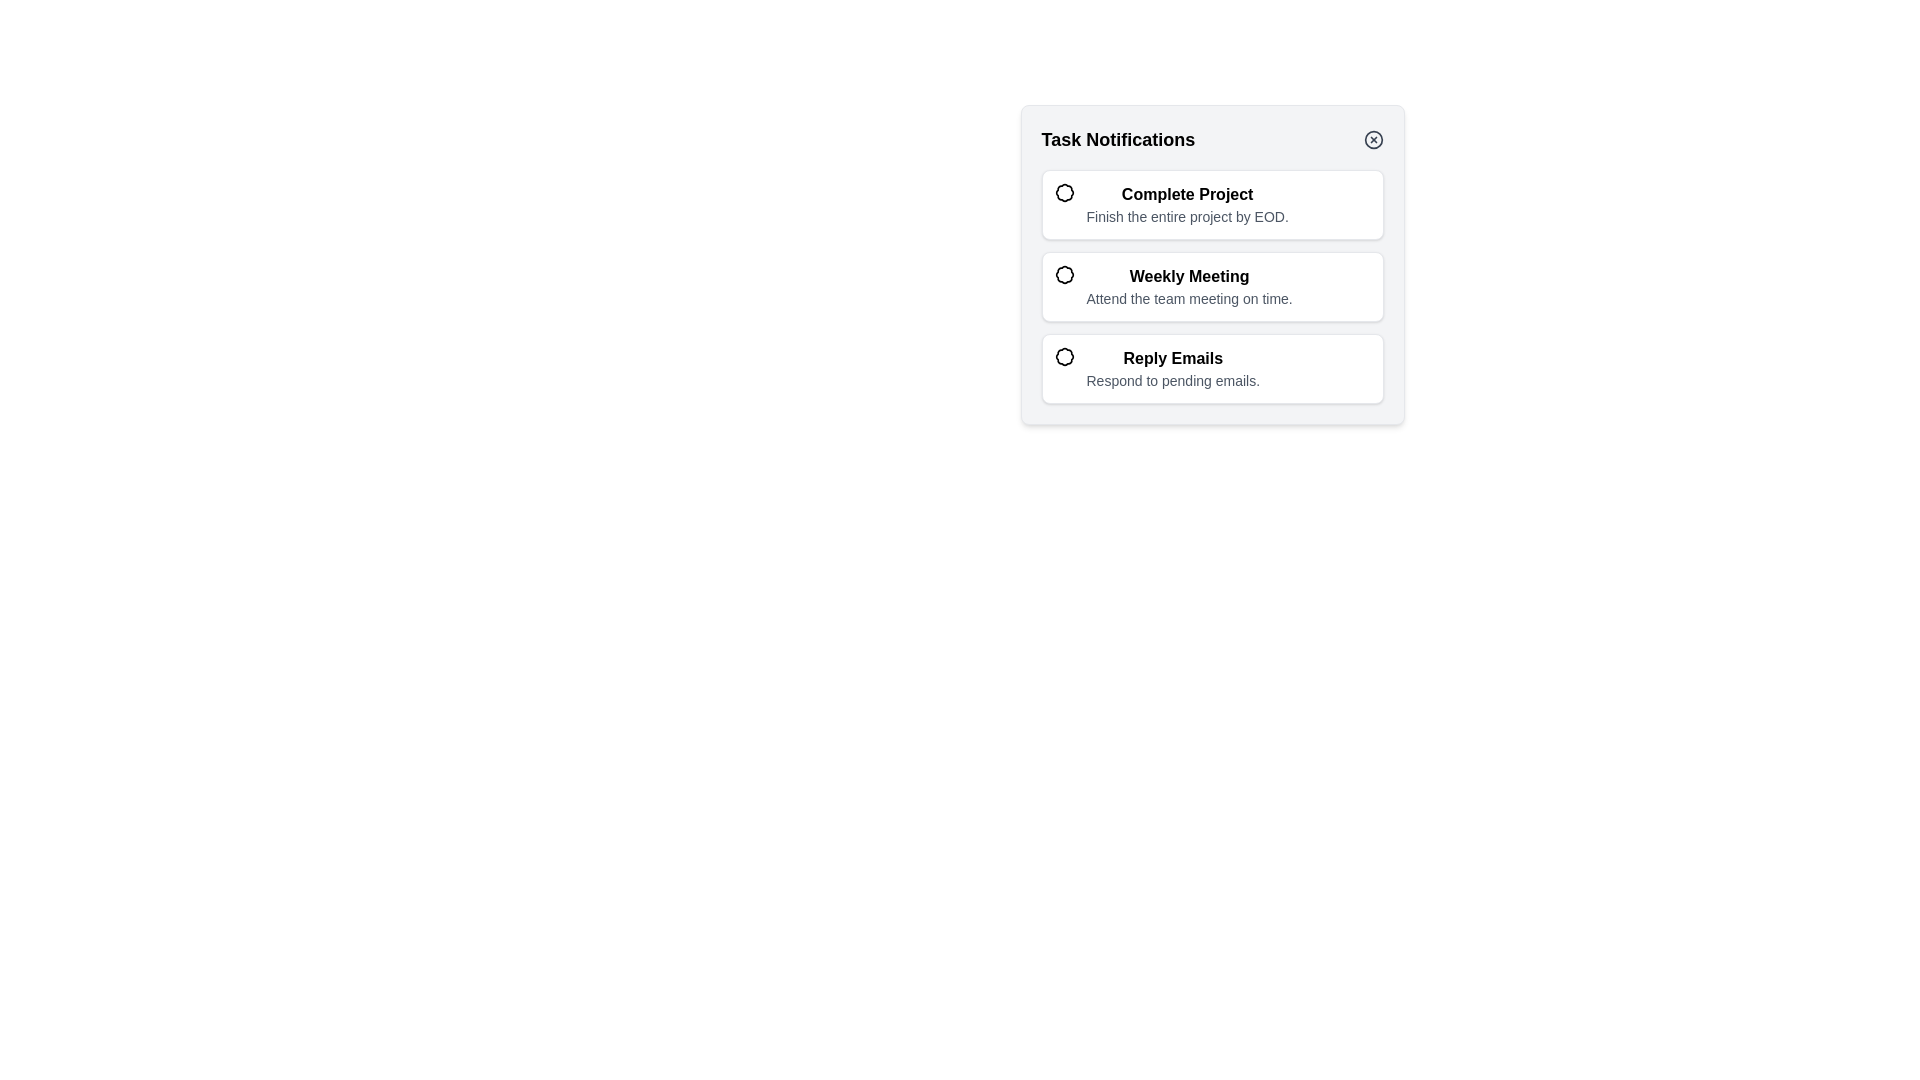  What do you see at coordinates (1173, 381) in the screenshot?
I see `the text label displaying 'Respond to pending emails.' which is located directly below the 'Reply Emails' title in the Task Notifications list` at bounding box center [1173, 381].